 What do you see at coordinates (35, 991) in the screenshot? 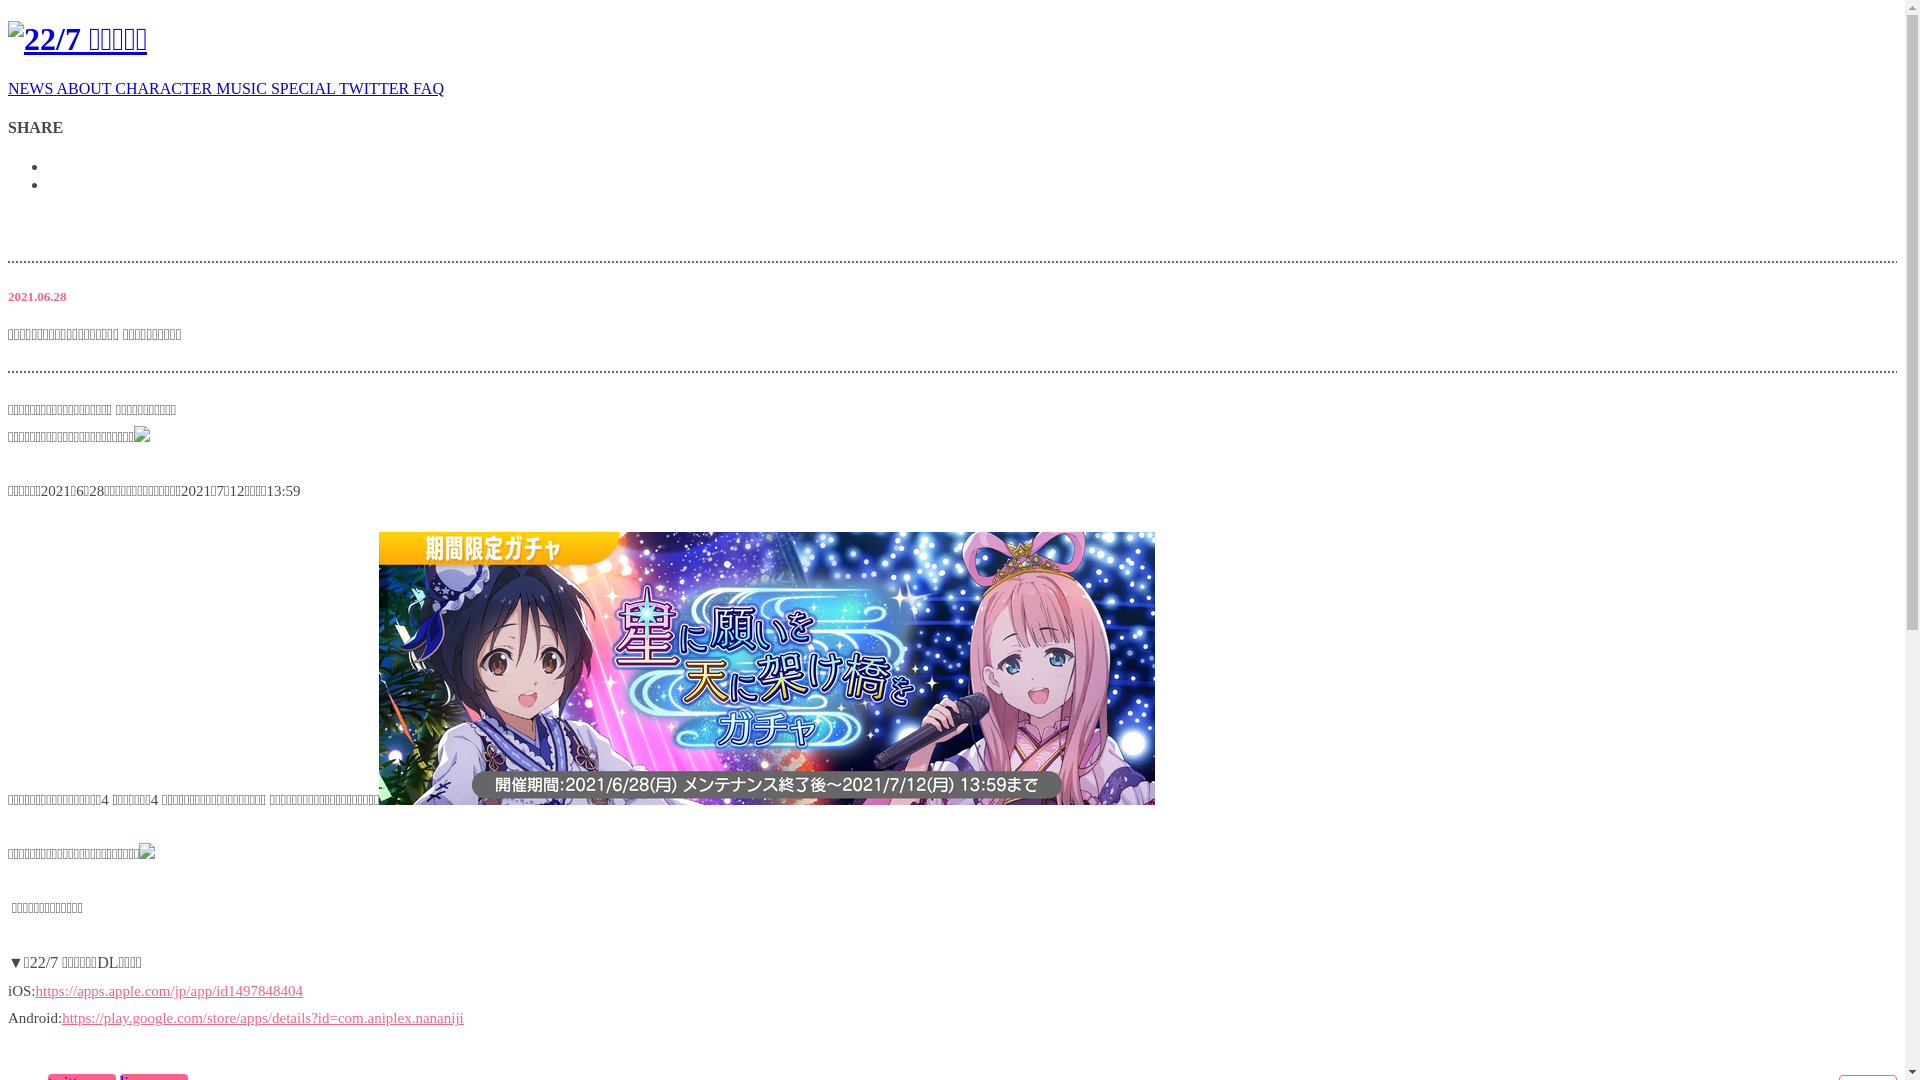
I see `'https://apps.apple.com/jp/app/id1497848404'` at bounding box center [35, 991].